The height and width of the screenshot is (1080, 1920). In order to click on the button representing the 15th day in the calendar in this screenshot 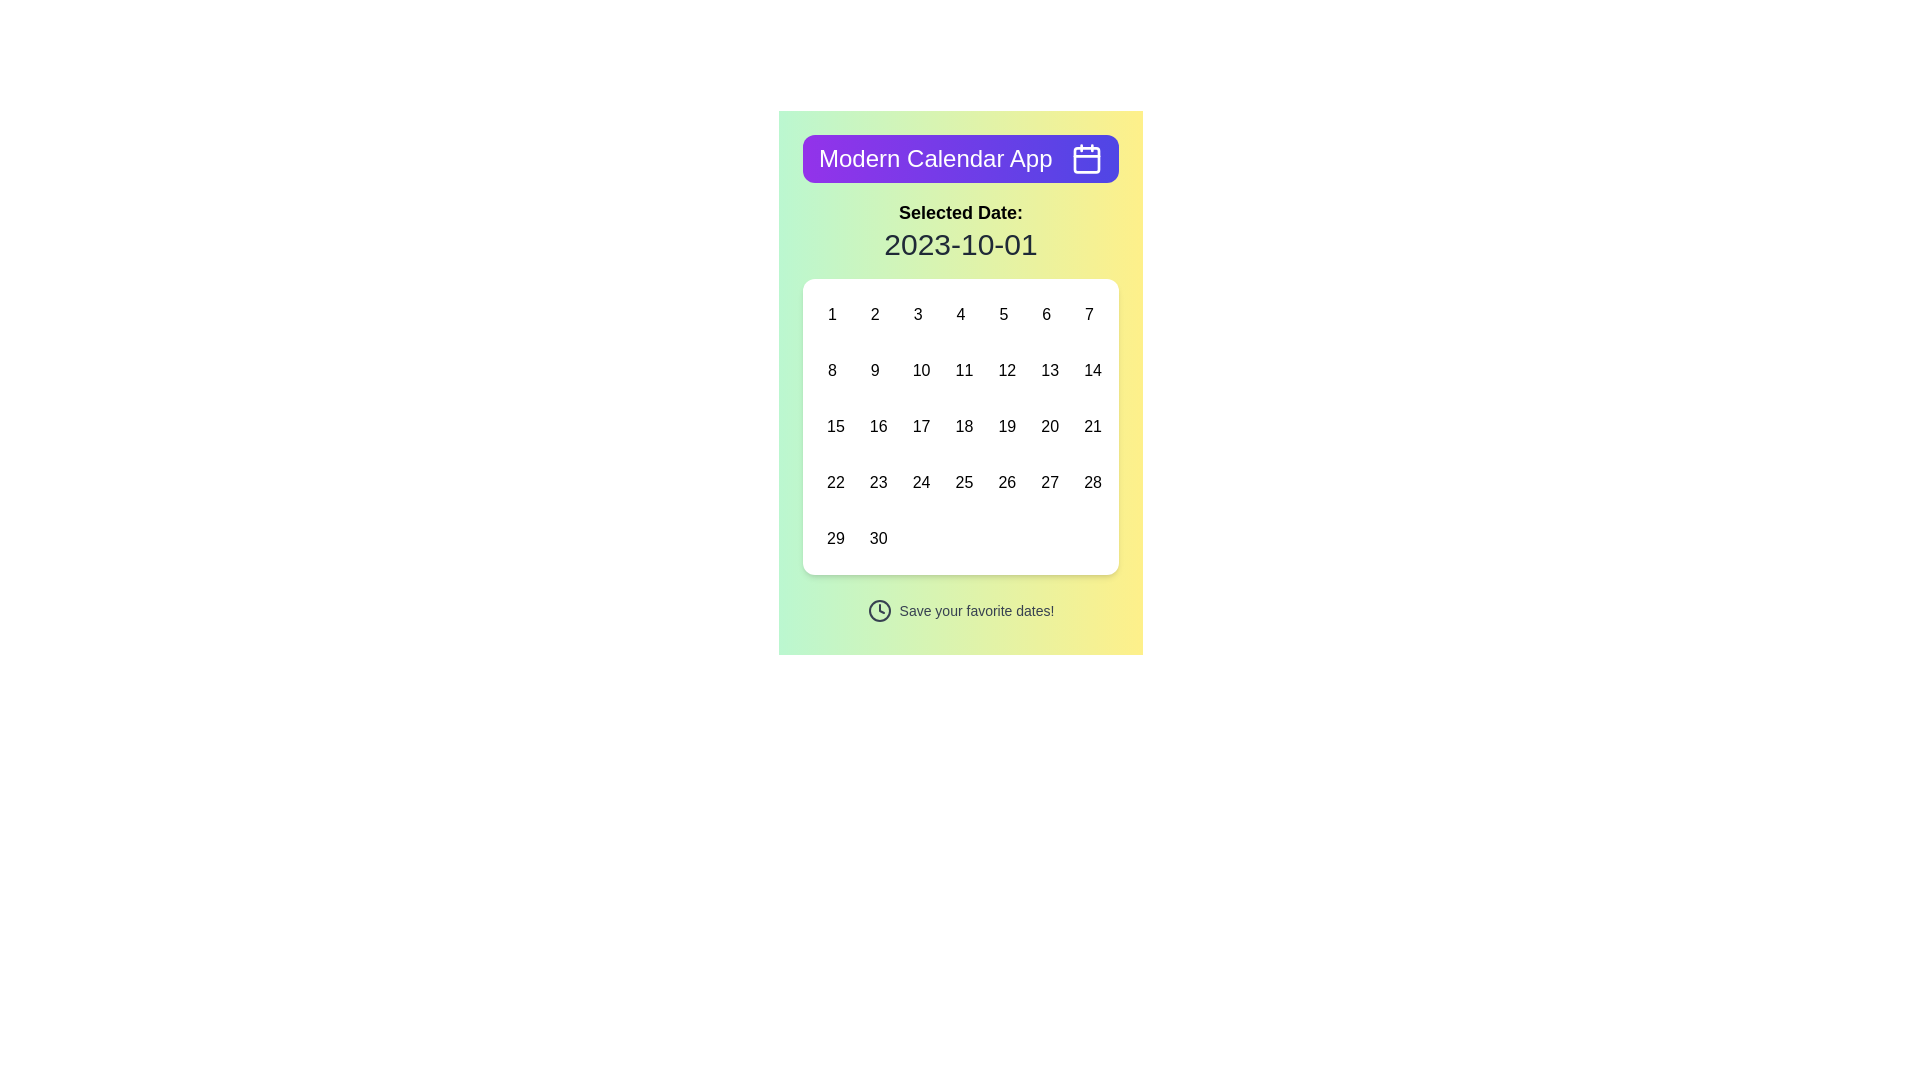, I will do `click(832, 426)`.